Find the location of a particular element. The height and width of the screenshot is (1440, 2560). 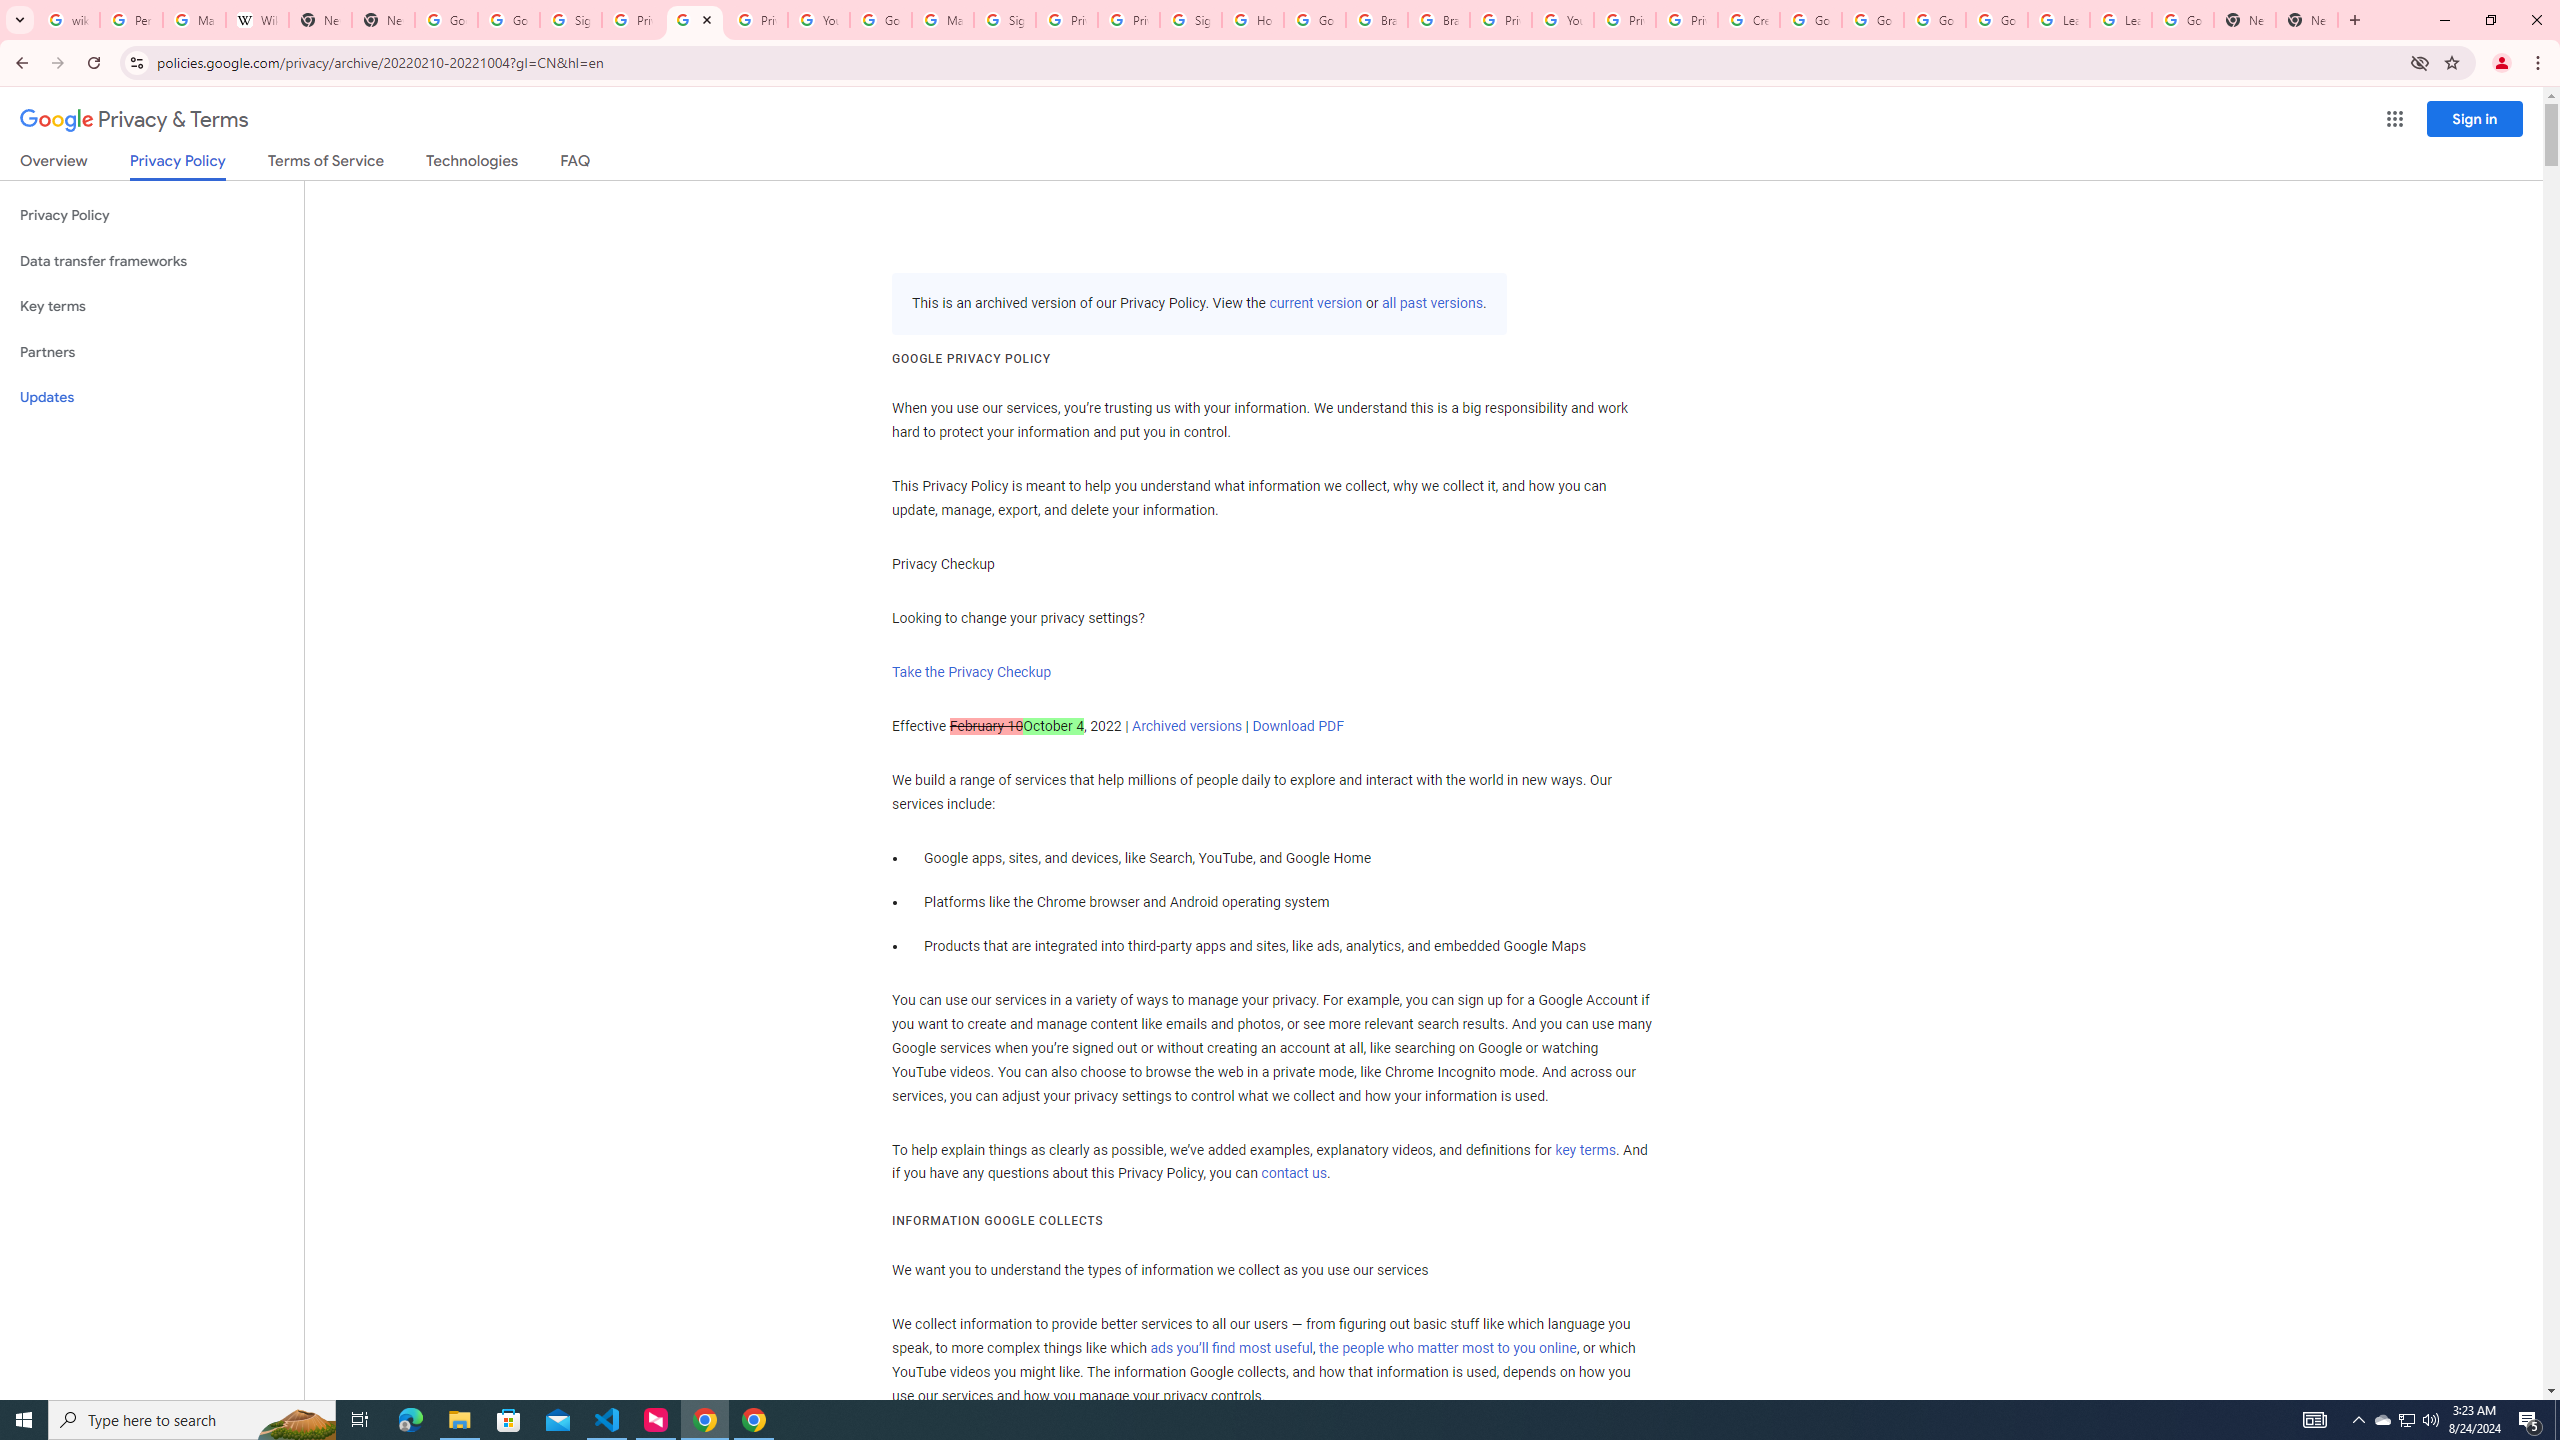

'Google Account' is located at coordinates (2181, 19).